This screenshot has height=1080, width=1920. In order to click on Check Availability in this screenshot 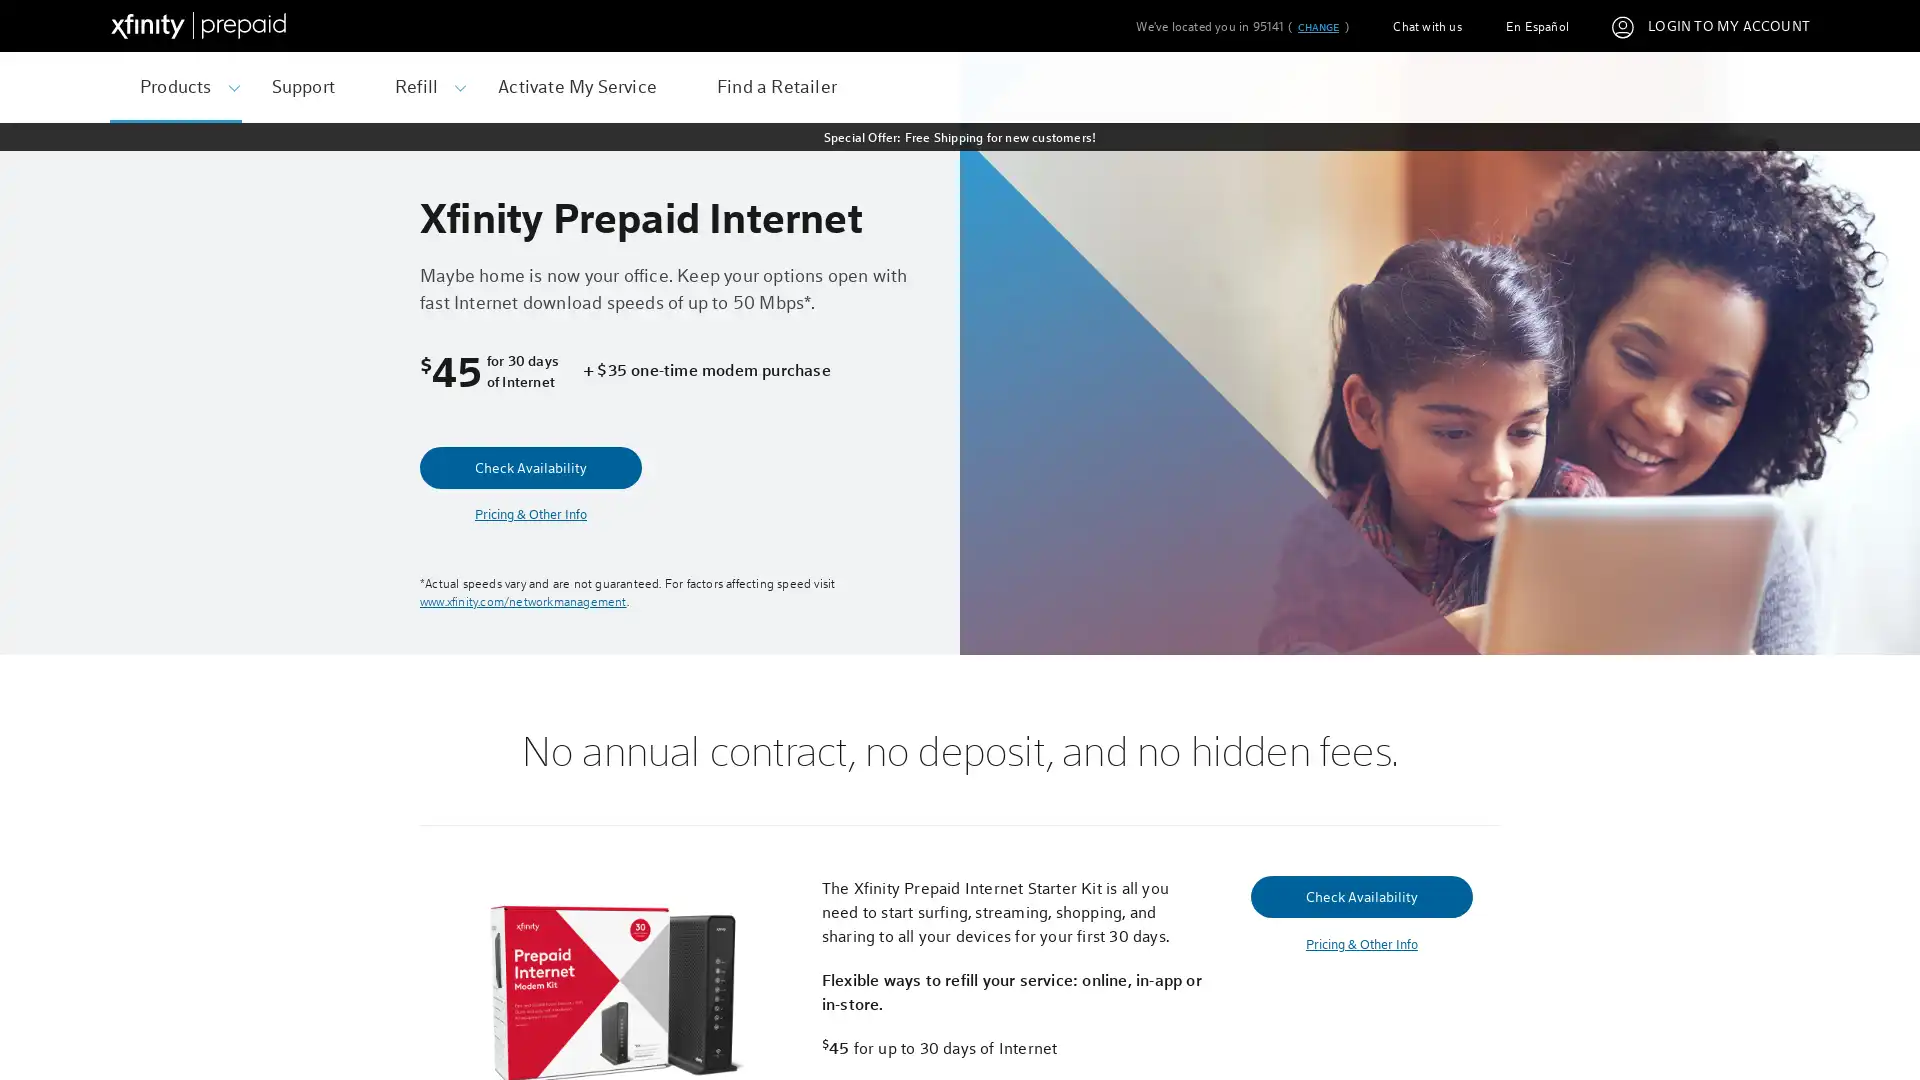, I will do `click(531, 467)`.